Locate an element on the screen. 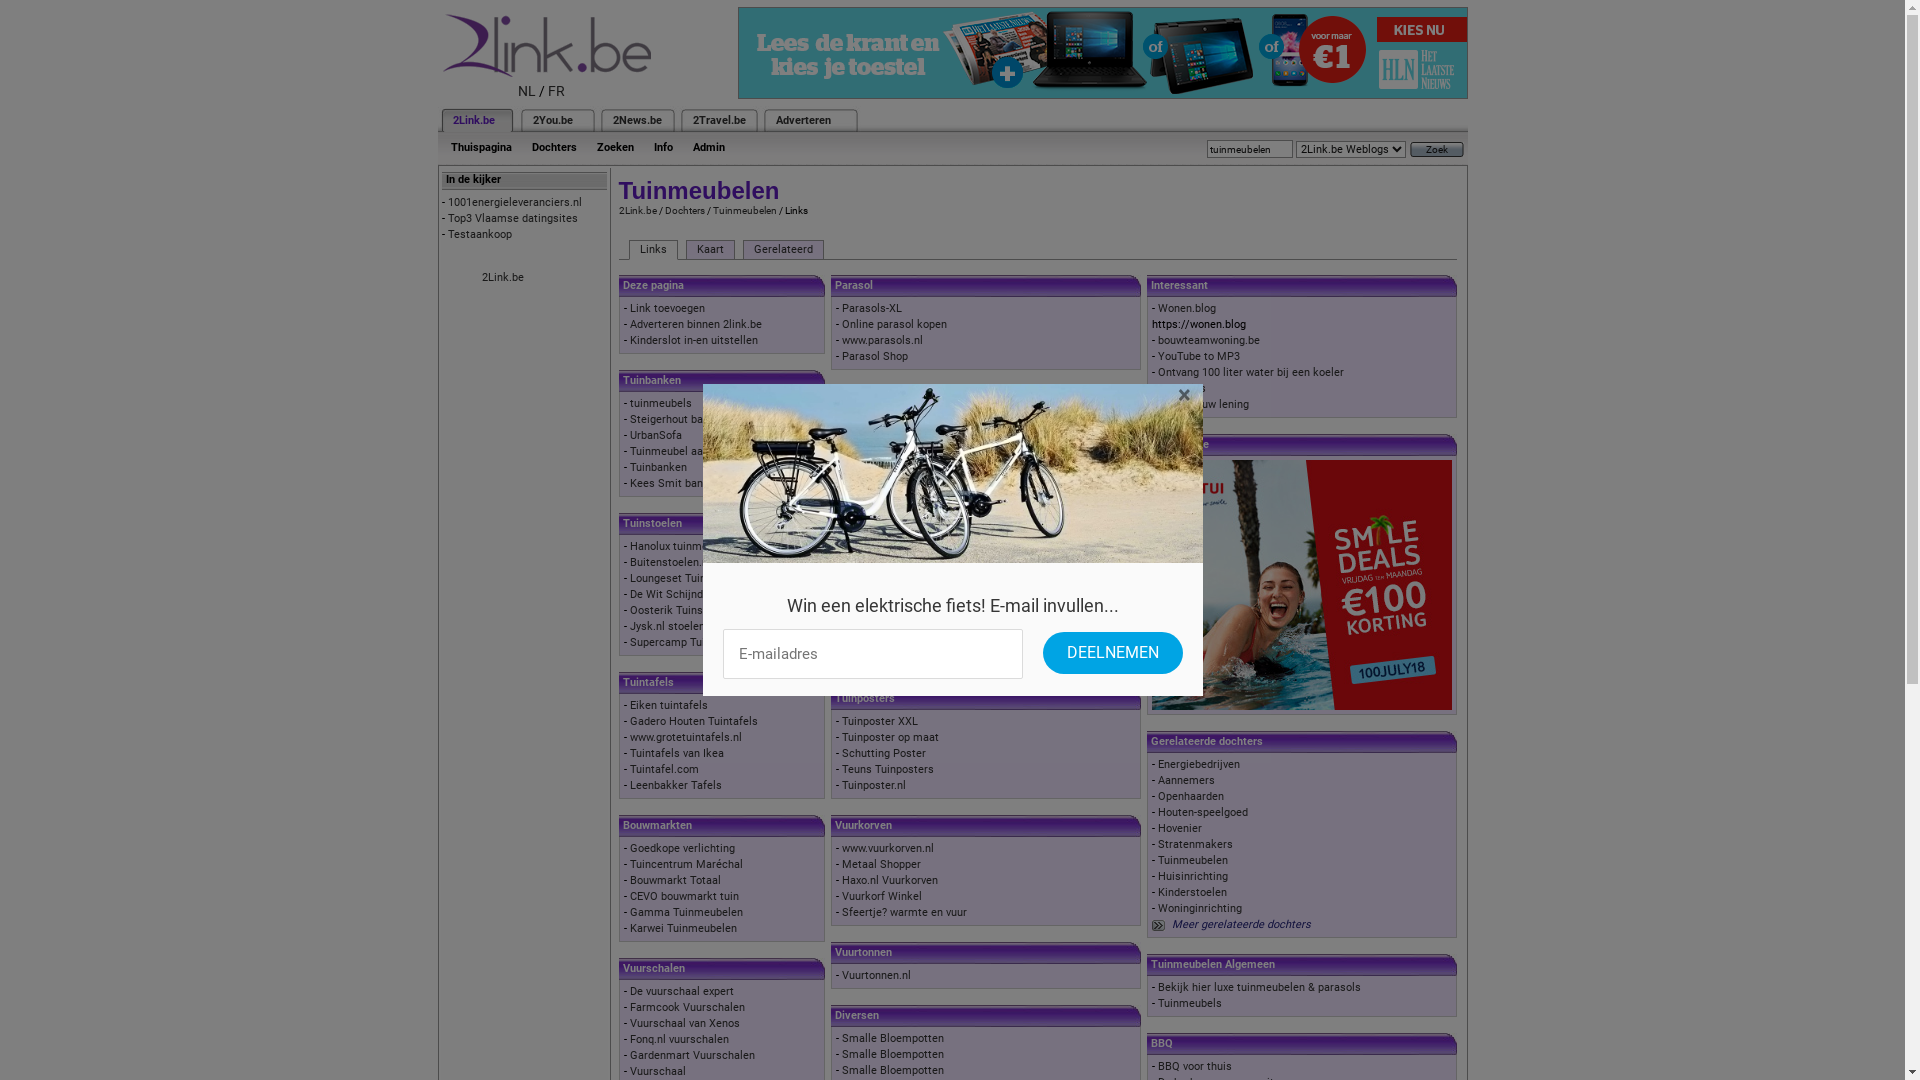  'Stratenmakers' is located at coordinates (1157, 844).